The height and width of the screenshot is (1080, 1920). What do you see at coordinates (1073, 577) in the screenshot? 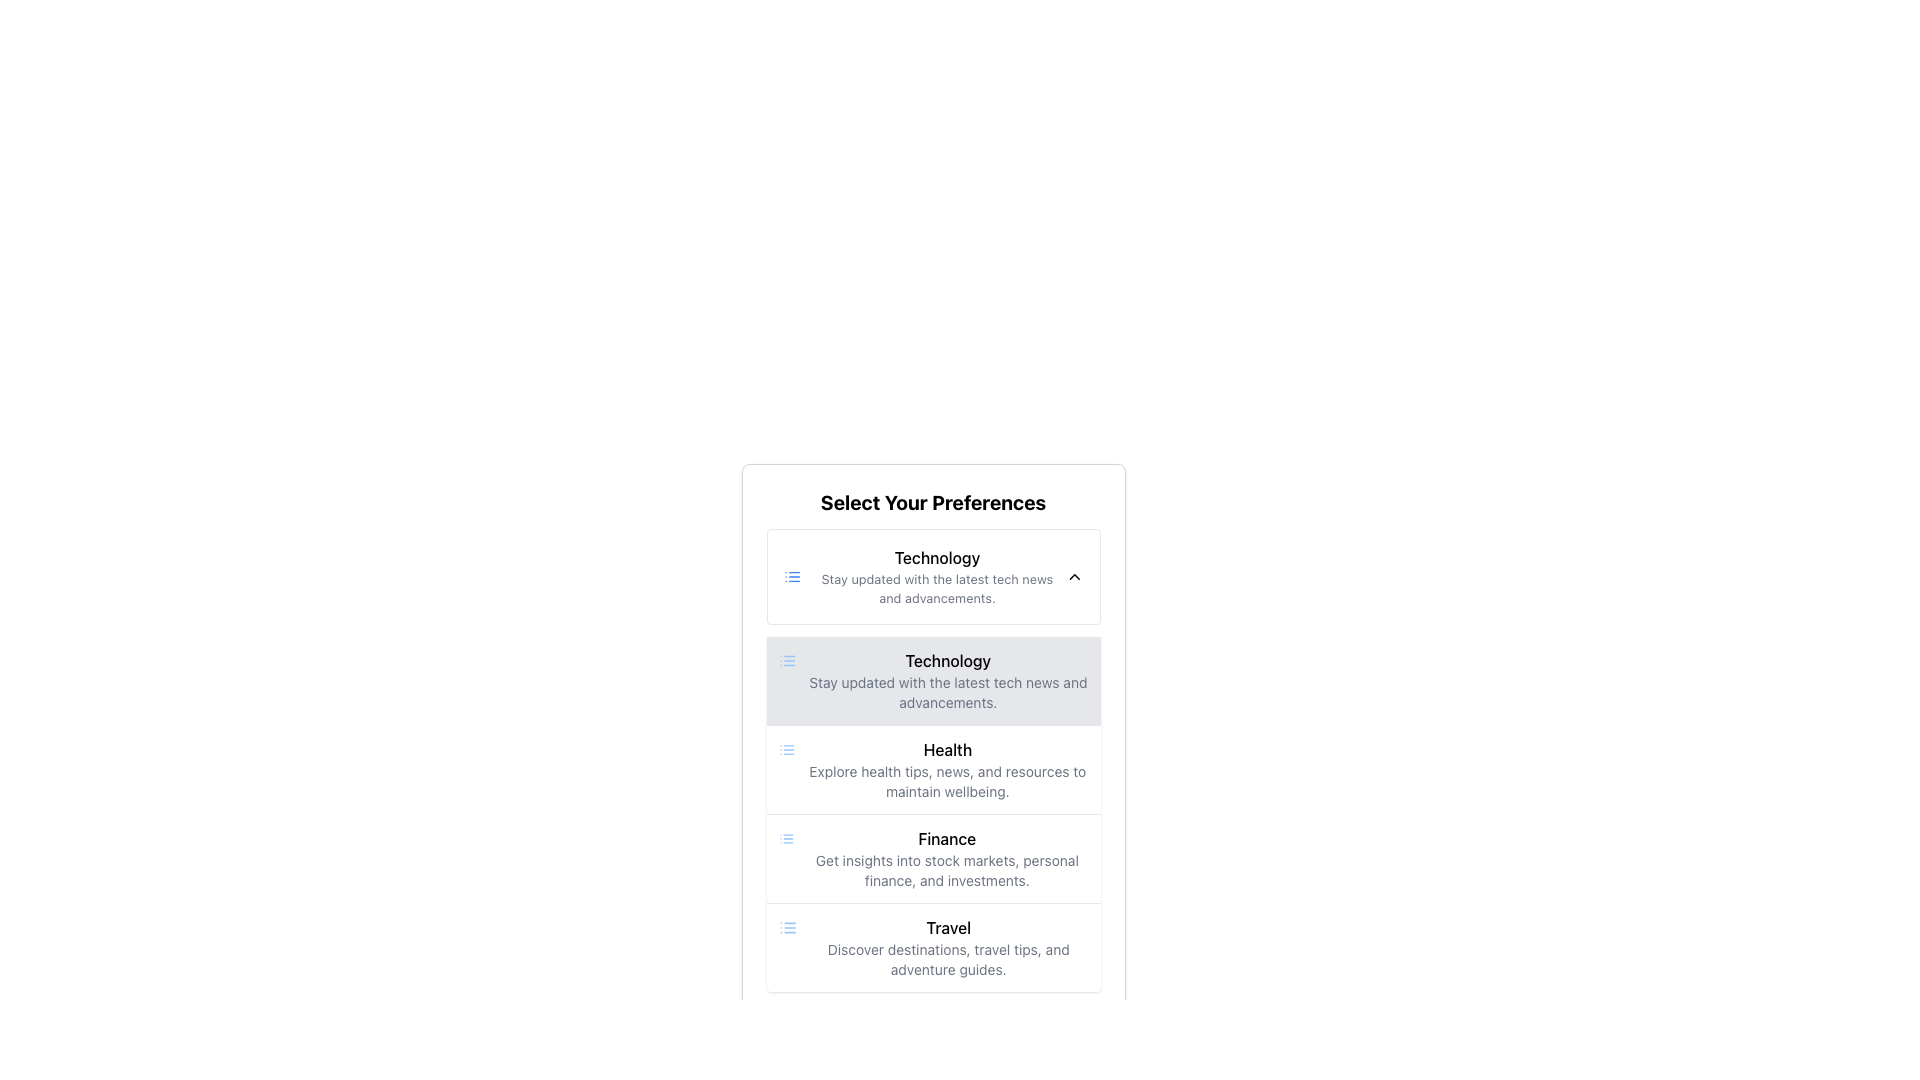
I see `the chevron icon at the right end of the 'Technology' section` at bounding box center [1073, 577].